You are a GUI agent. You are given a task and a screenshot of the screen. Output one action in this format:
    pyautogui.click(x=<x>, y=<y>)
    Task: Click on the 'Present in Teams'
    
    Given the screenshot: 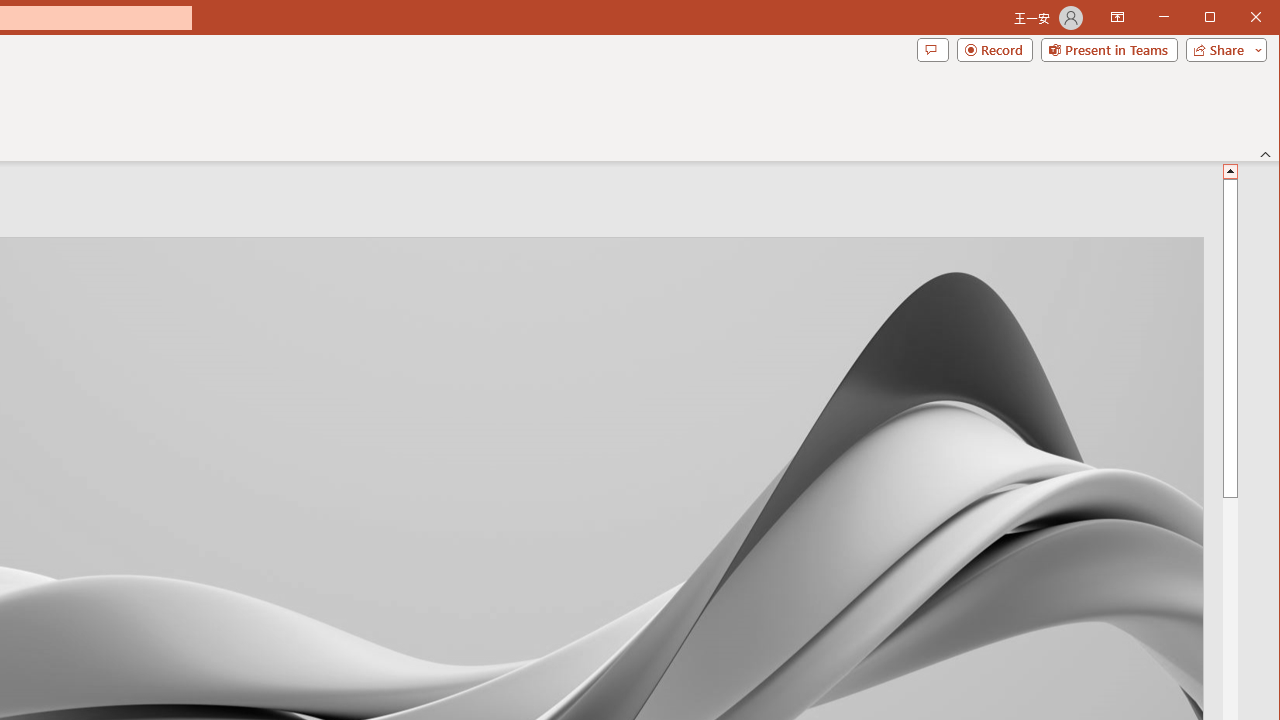 What is the action you would take?
    pyautogui.click(x=1108, y=49)
    